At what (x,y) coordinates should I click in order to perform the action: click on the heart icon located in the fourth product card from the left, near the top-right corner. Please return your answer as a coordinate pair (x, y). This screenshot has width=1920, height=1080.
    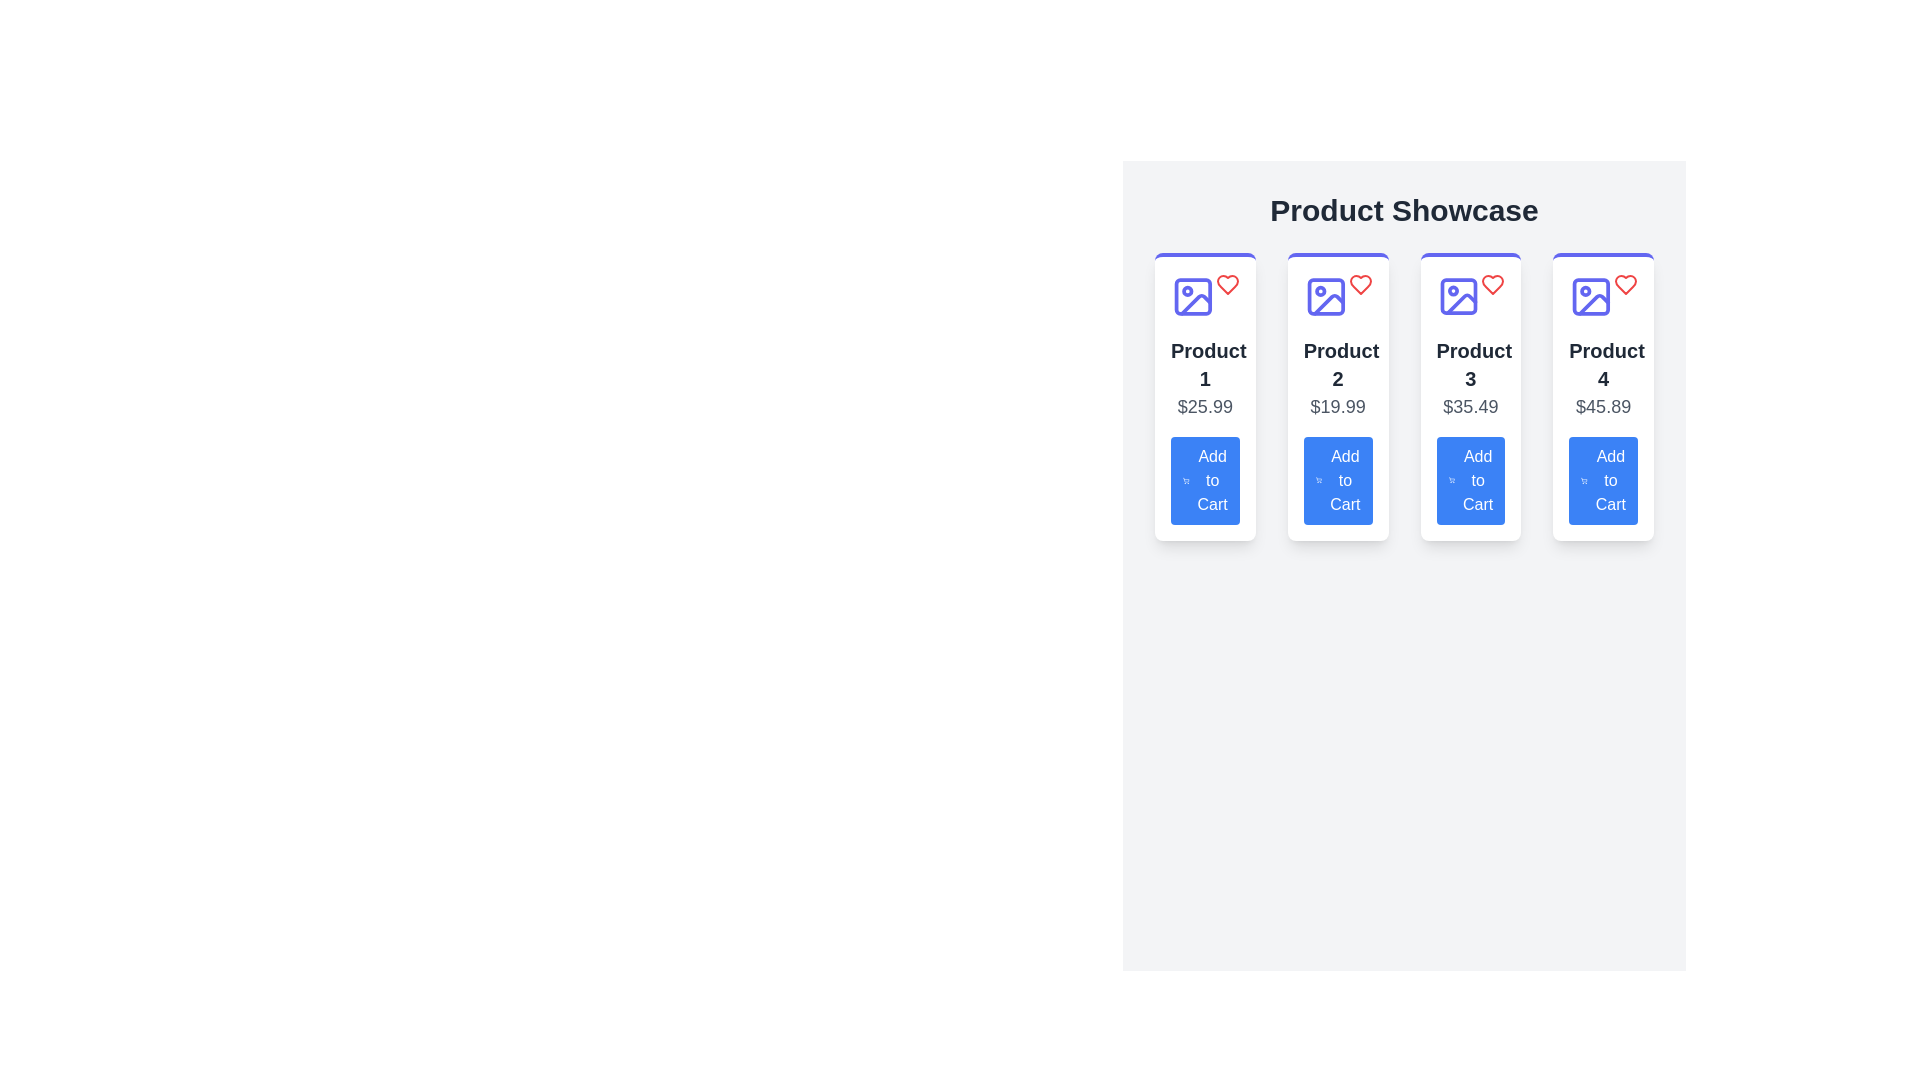
    Looking at the image, I should click on (1626, 285).